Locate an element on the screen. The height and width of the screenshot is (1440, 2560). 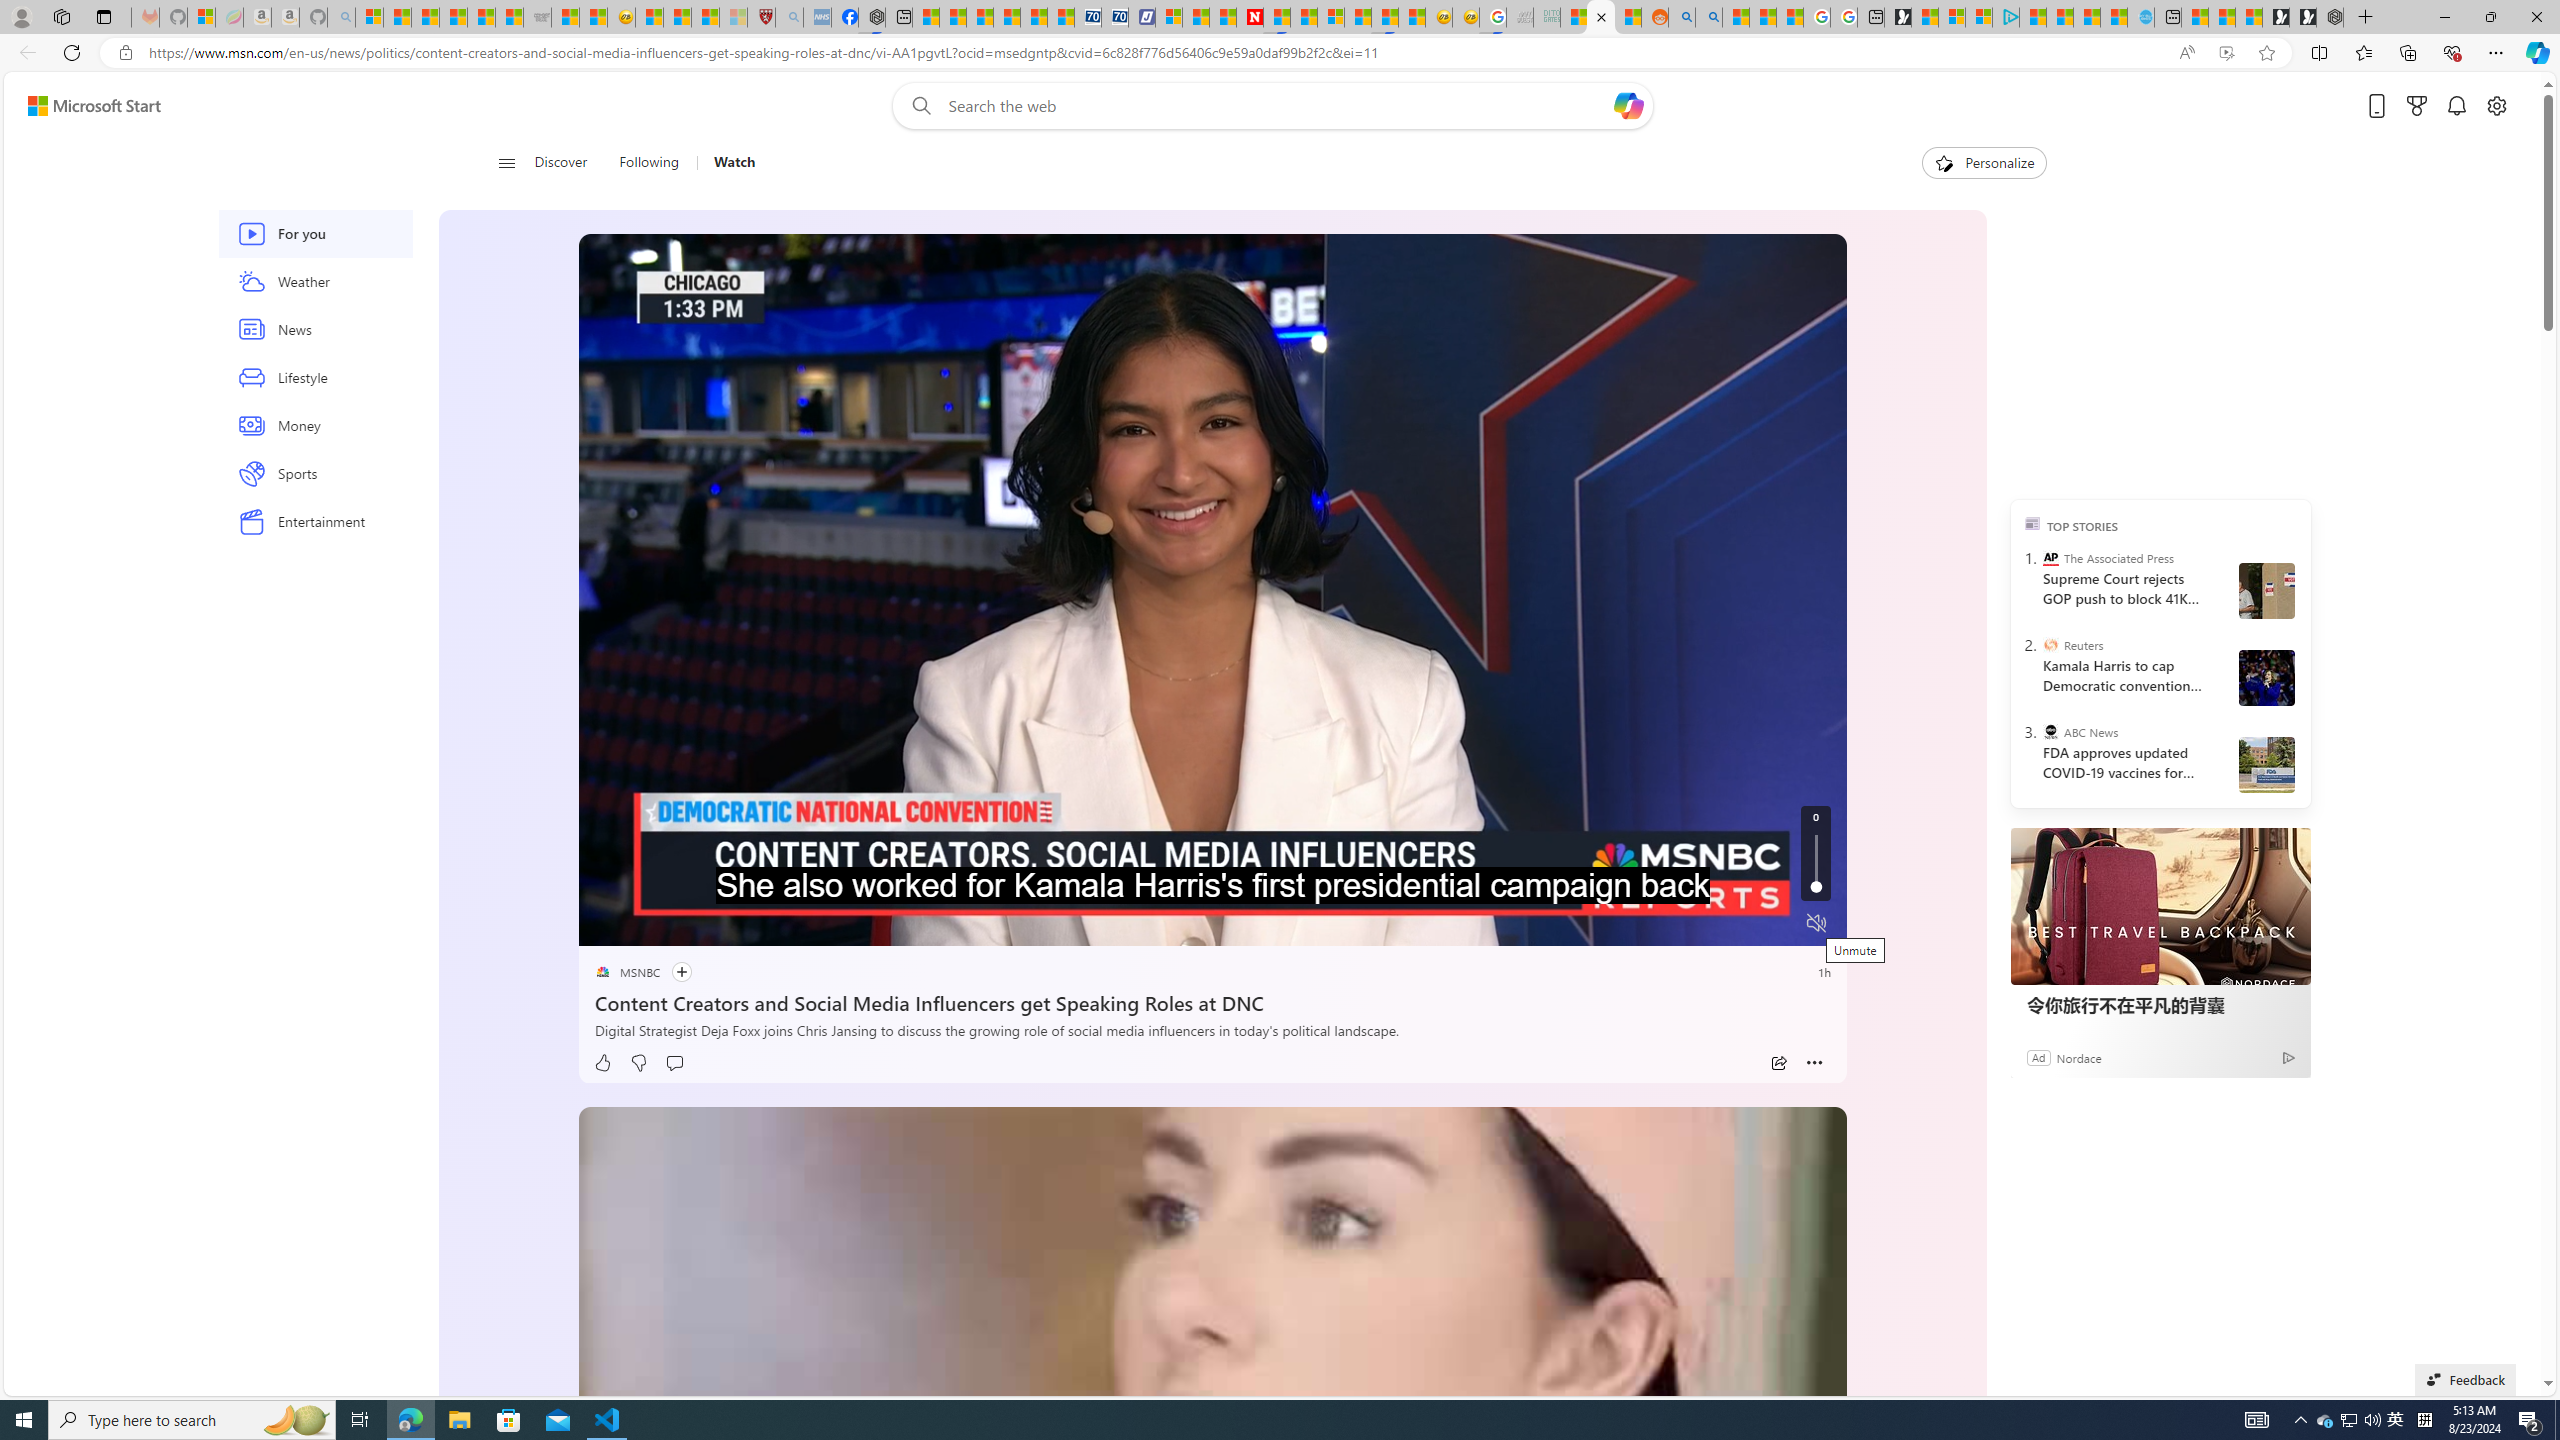
'Utah sues federal government - Search' is located at coordinates (1708, 16).